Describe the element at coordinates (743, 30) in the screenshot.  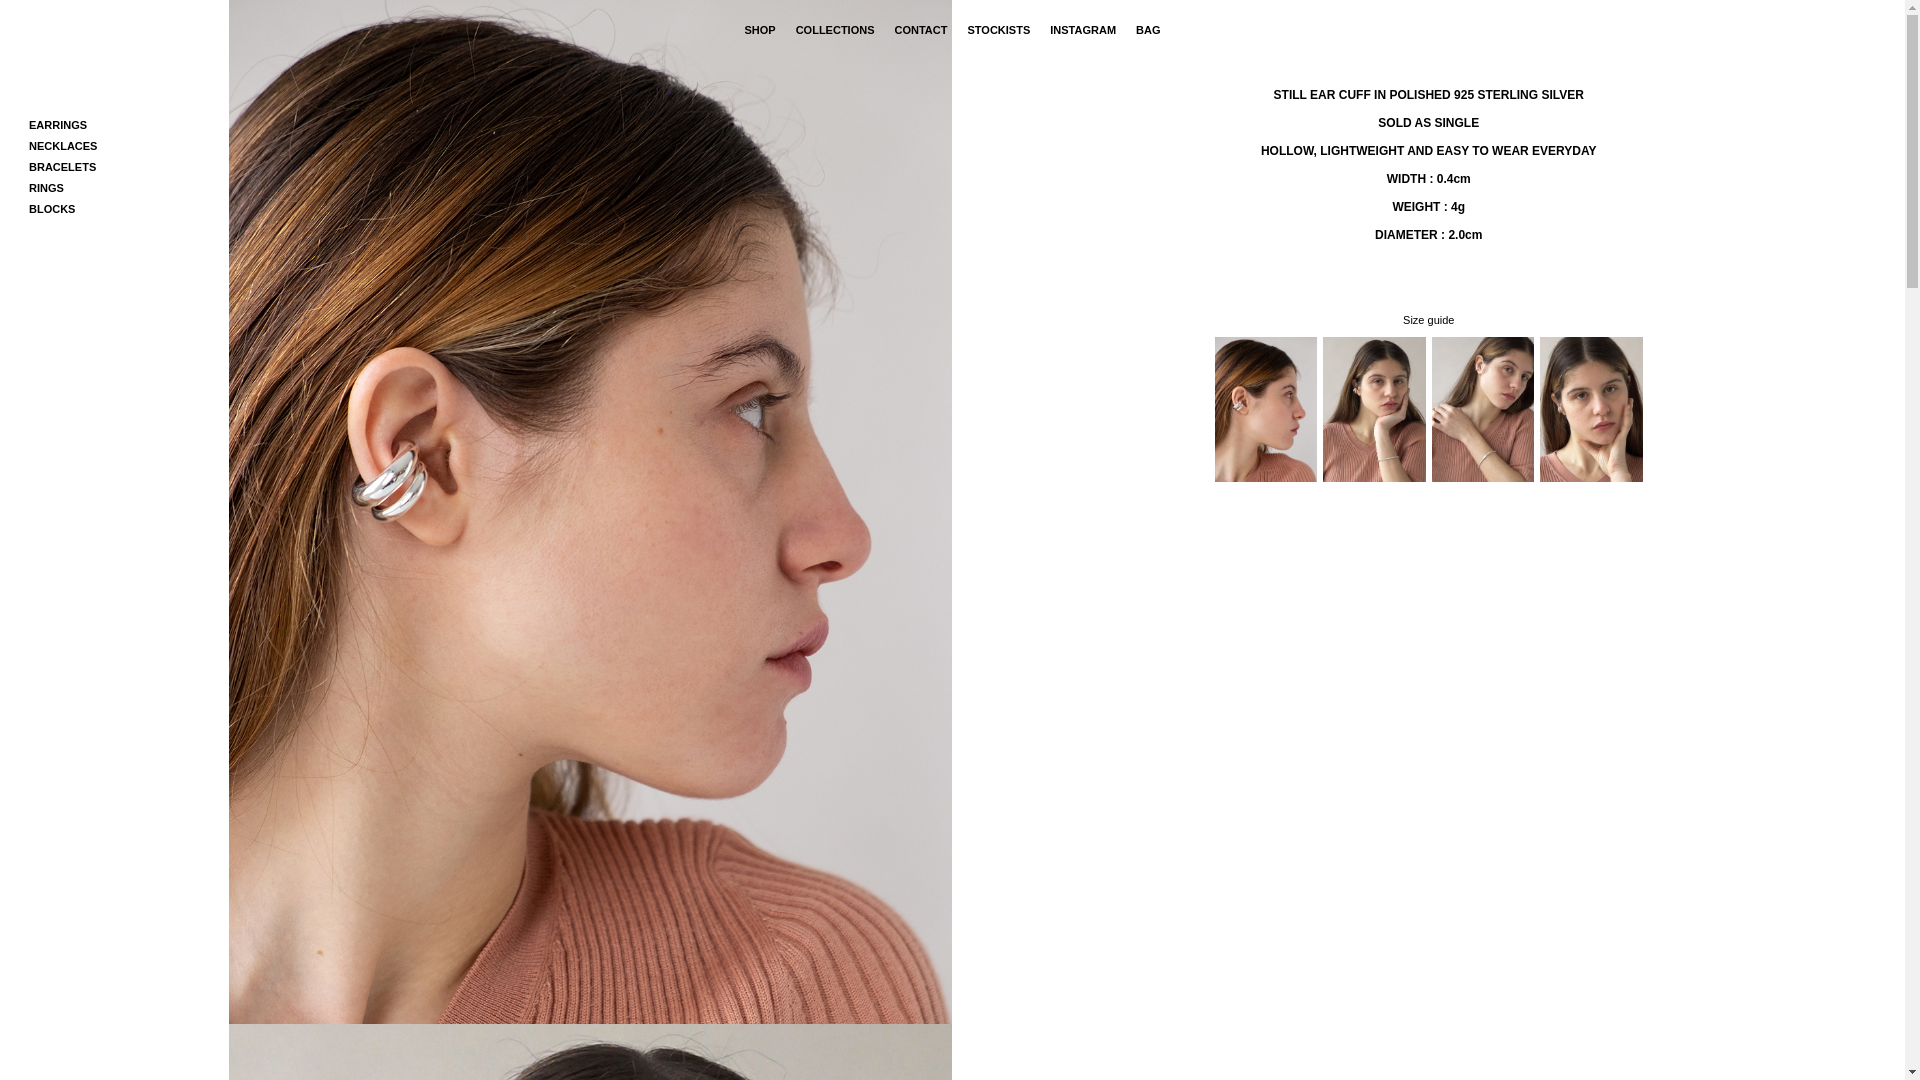
I see `'SHOP'` at that location.